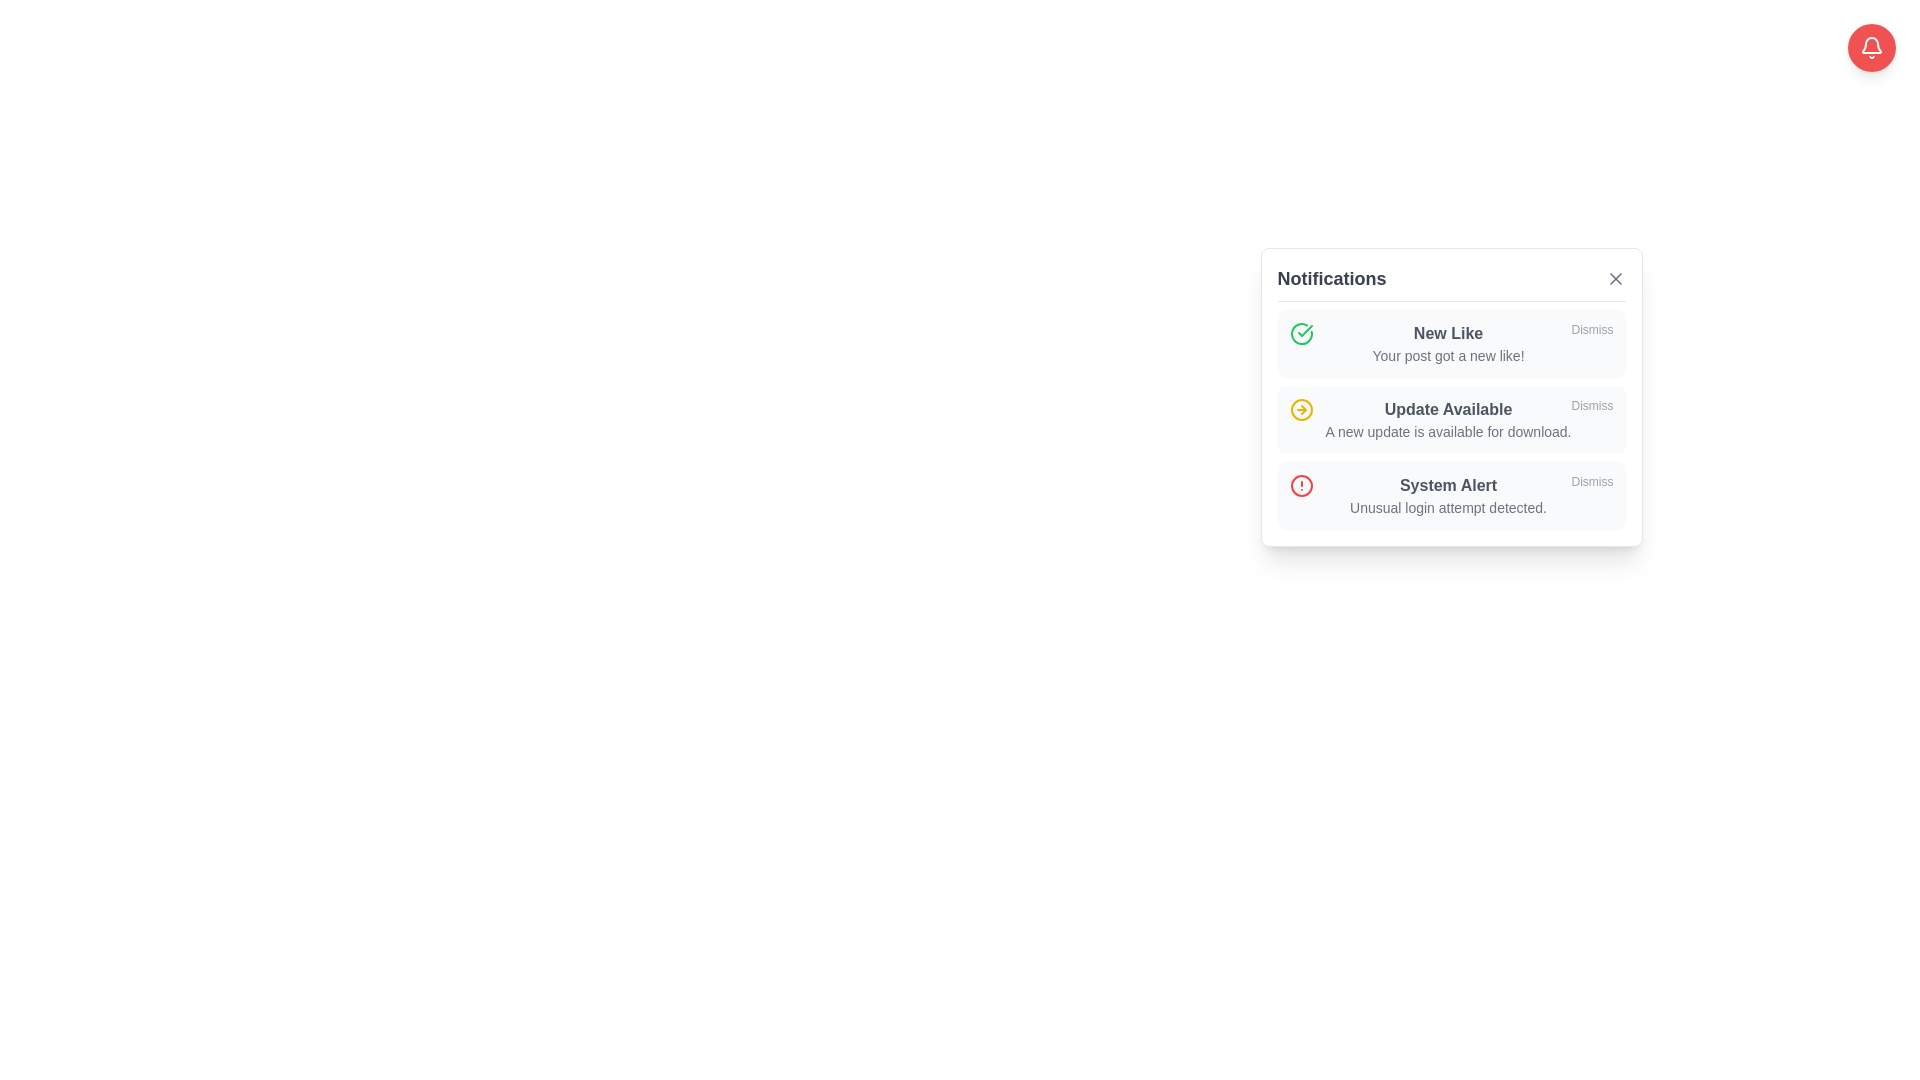  What do you see at coordinates (1448, 486) in the screenshot?
I see `the text label indicating a system alert for the notification, which is centrally positioned above the descriptive text 'Unusual login attempt detected.'` at bounding box center [1448, 486].